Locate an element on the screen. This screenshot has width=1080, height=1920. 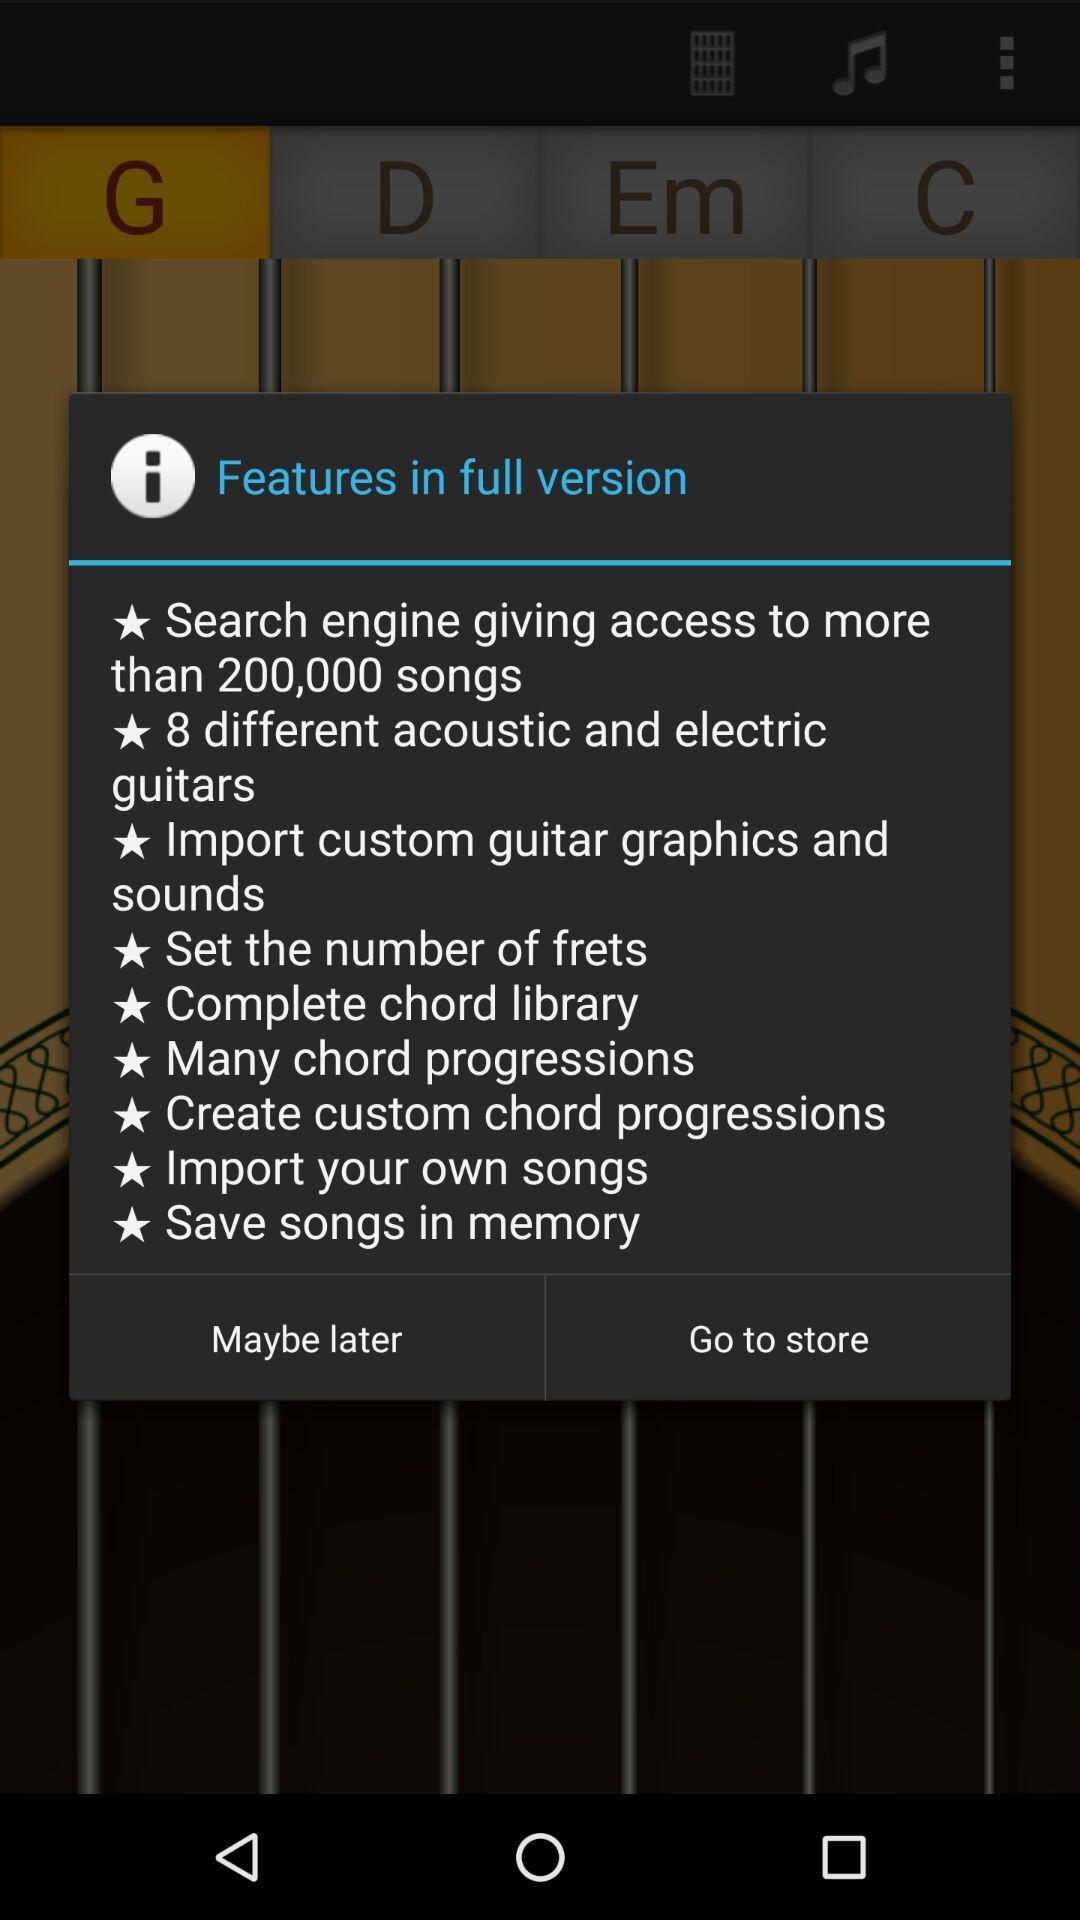
the go to store item is located at coordinates (777, 1338).